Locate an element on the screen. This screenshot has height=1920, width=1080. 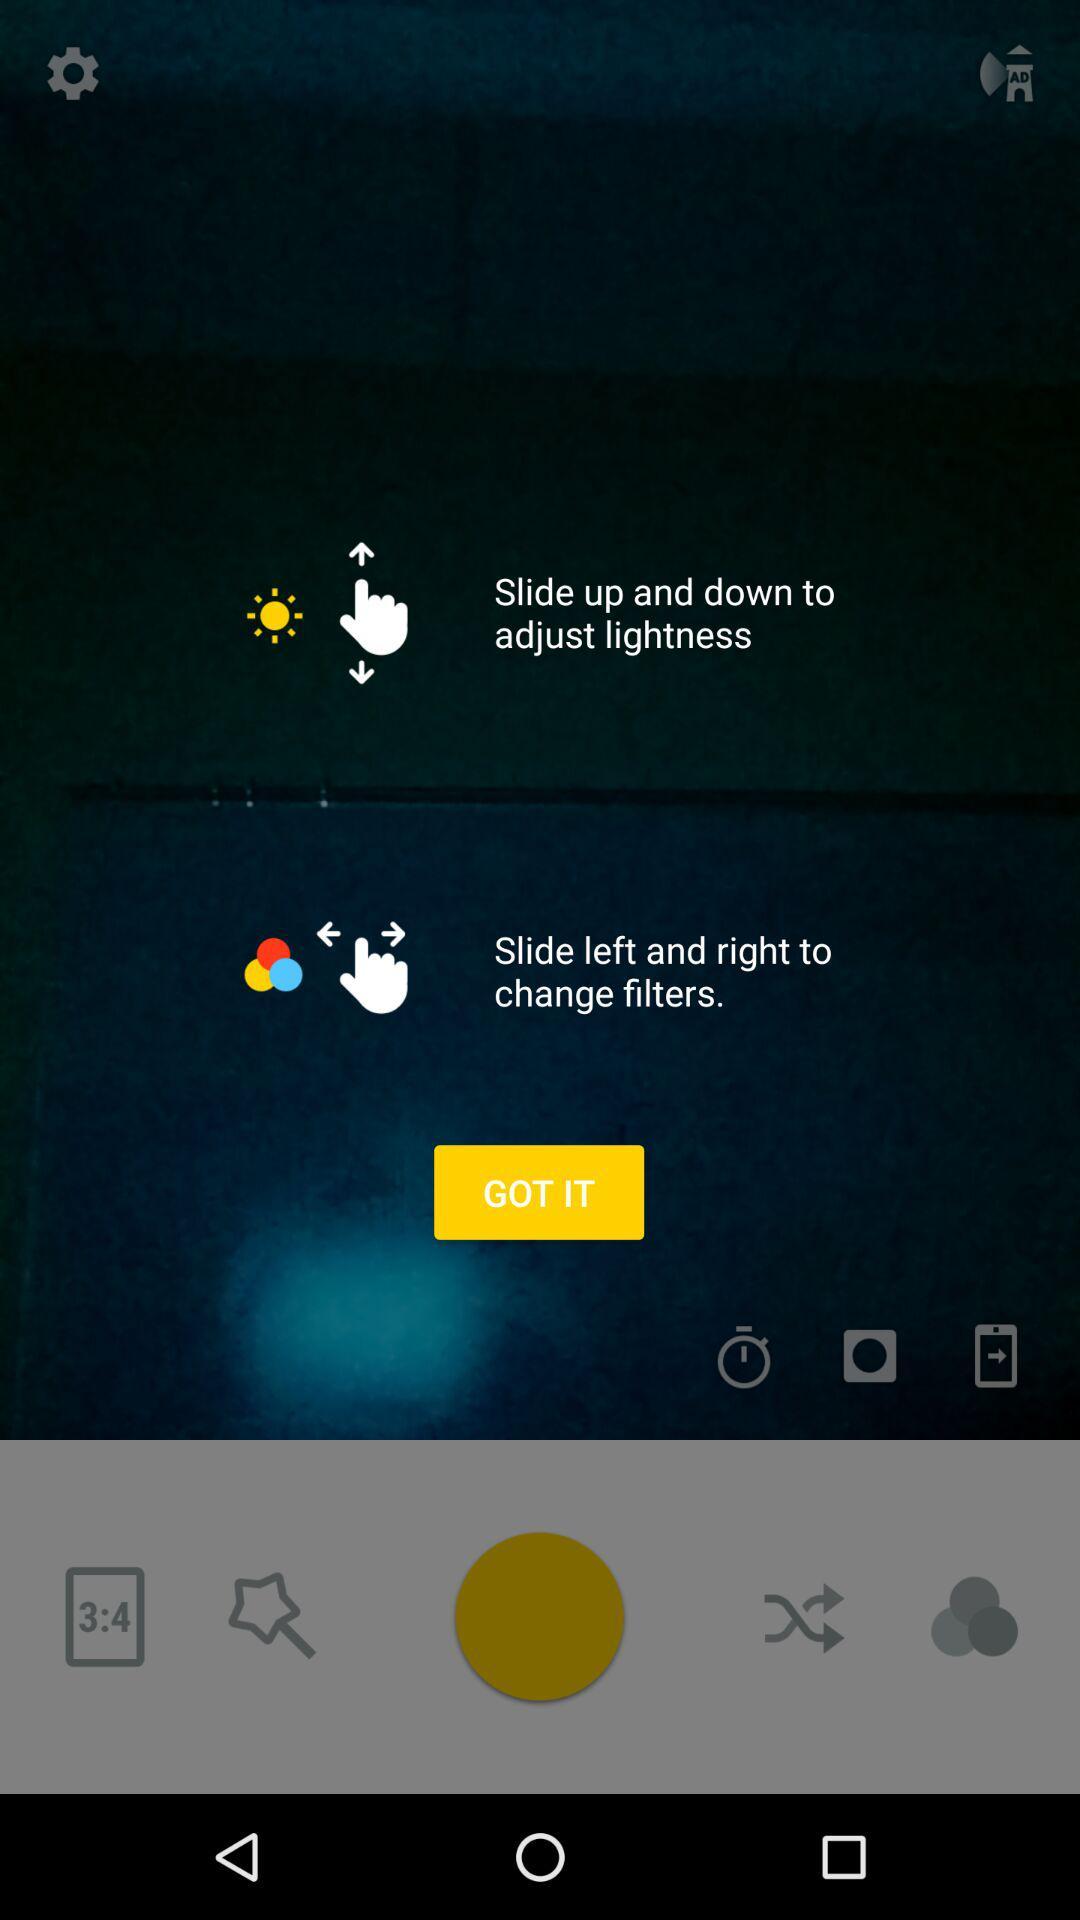
settings button is located at coordinates (72, 73).